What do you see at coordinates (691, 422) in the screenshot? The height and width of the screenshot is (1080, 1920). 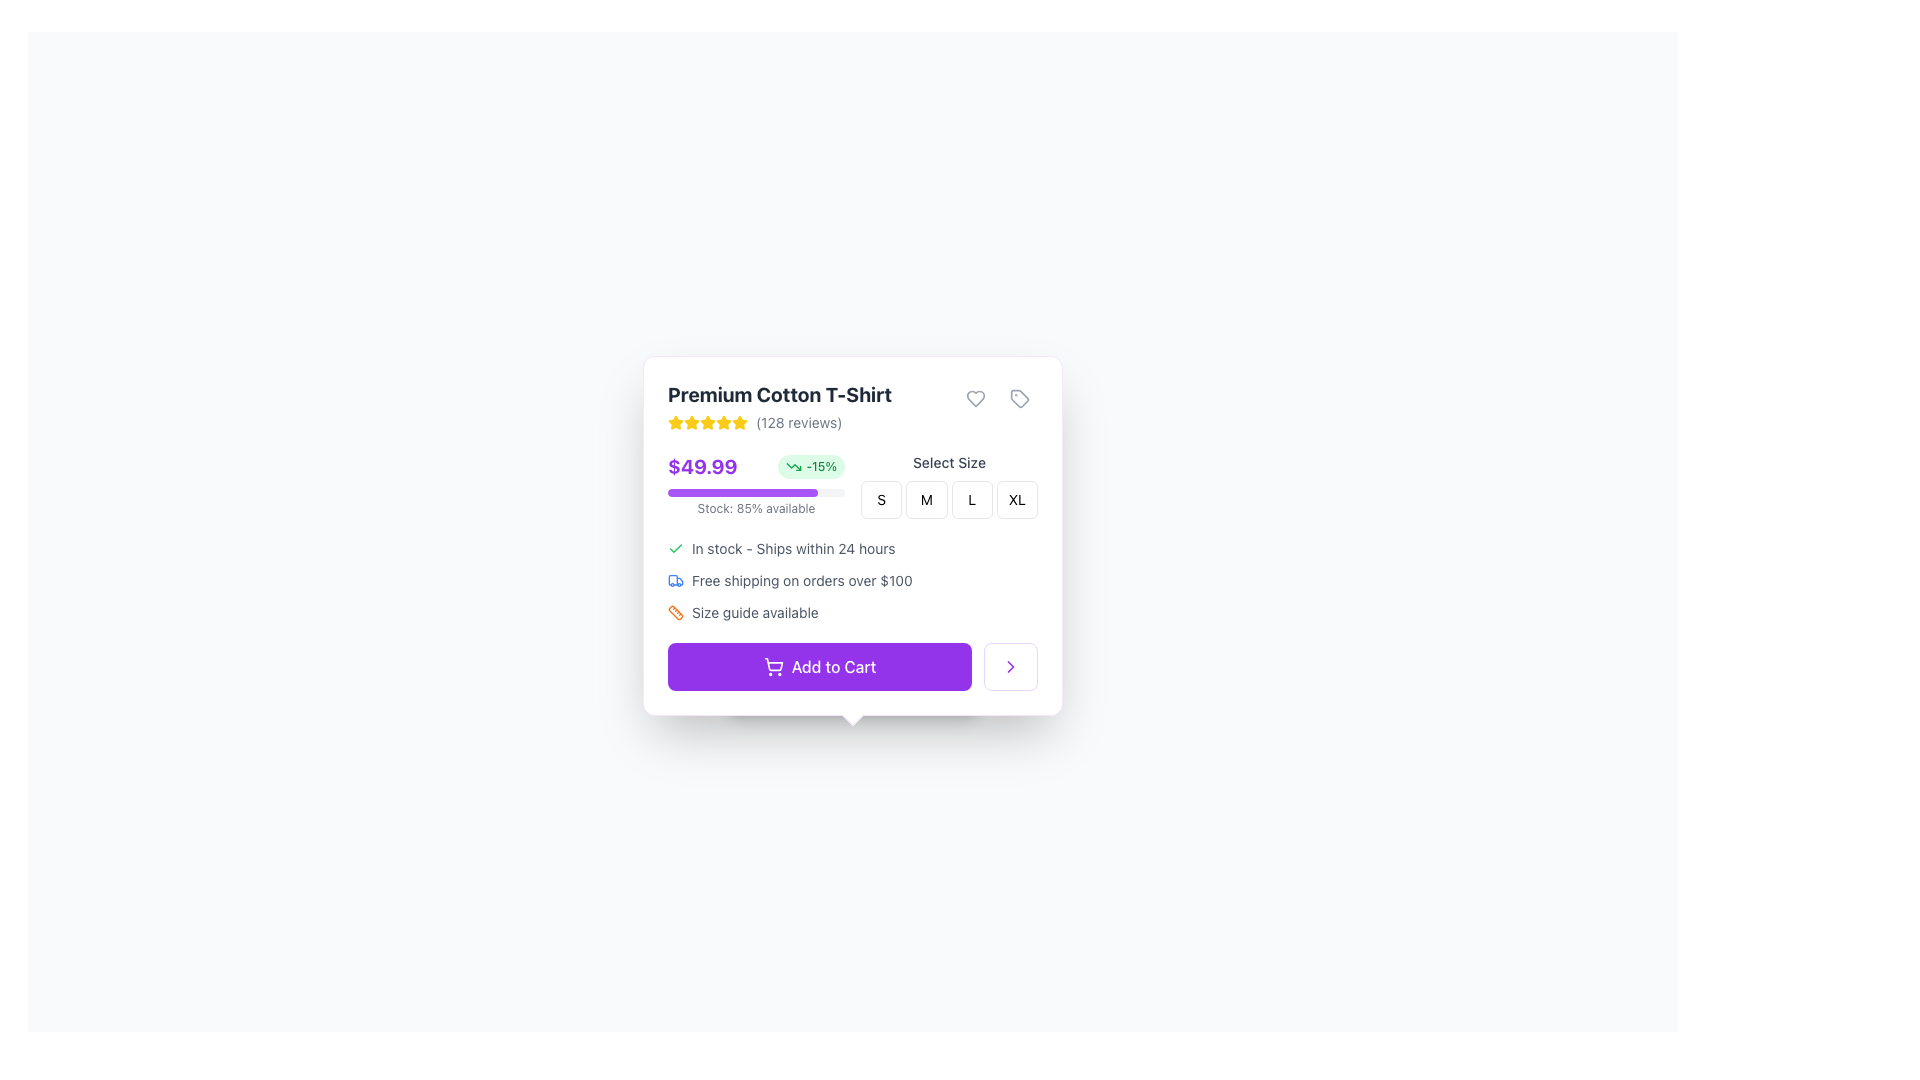 I see `the third star icon in the rating component above the price label` at bounding box center [691, 422].